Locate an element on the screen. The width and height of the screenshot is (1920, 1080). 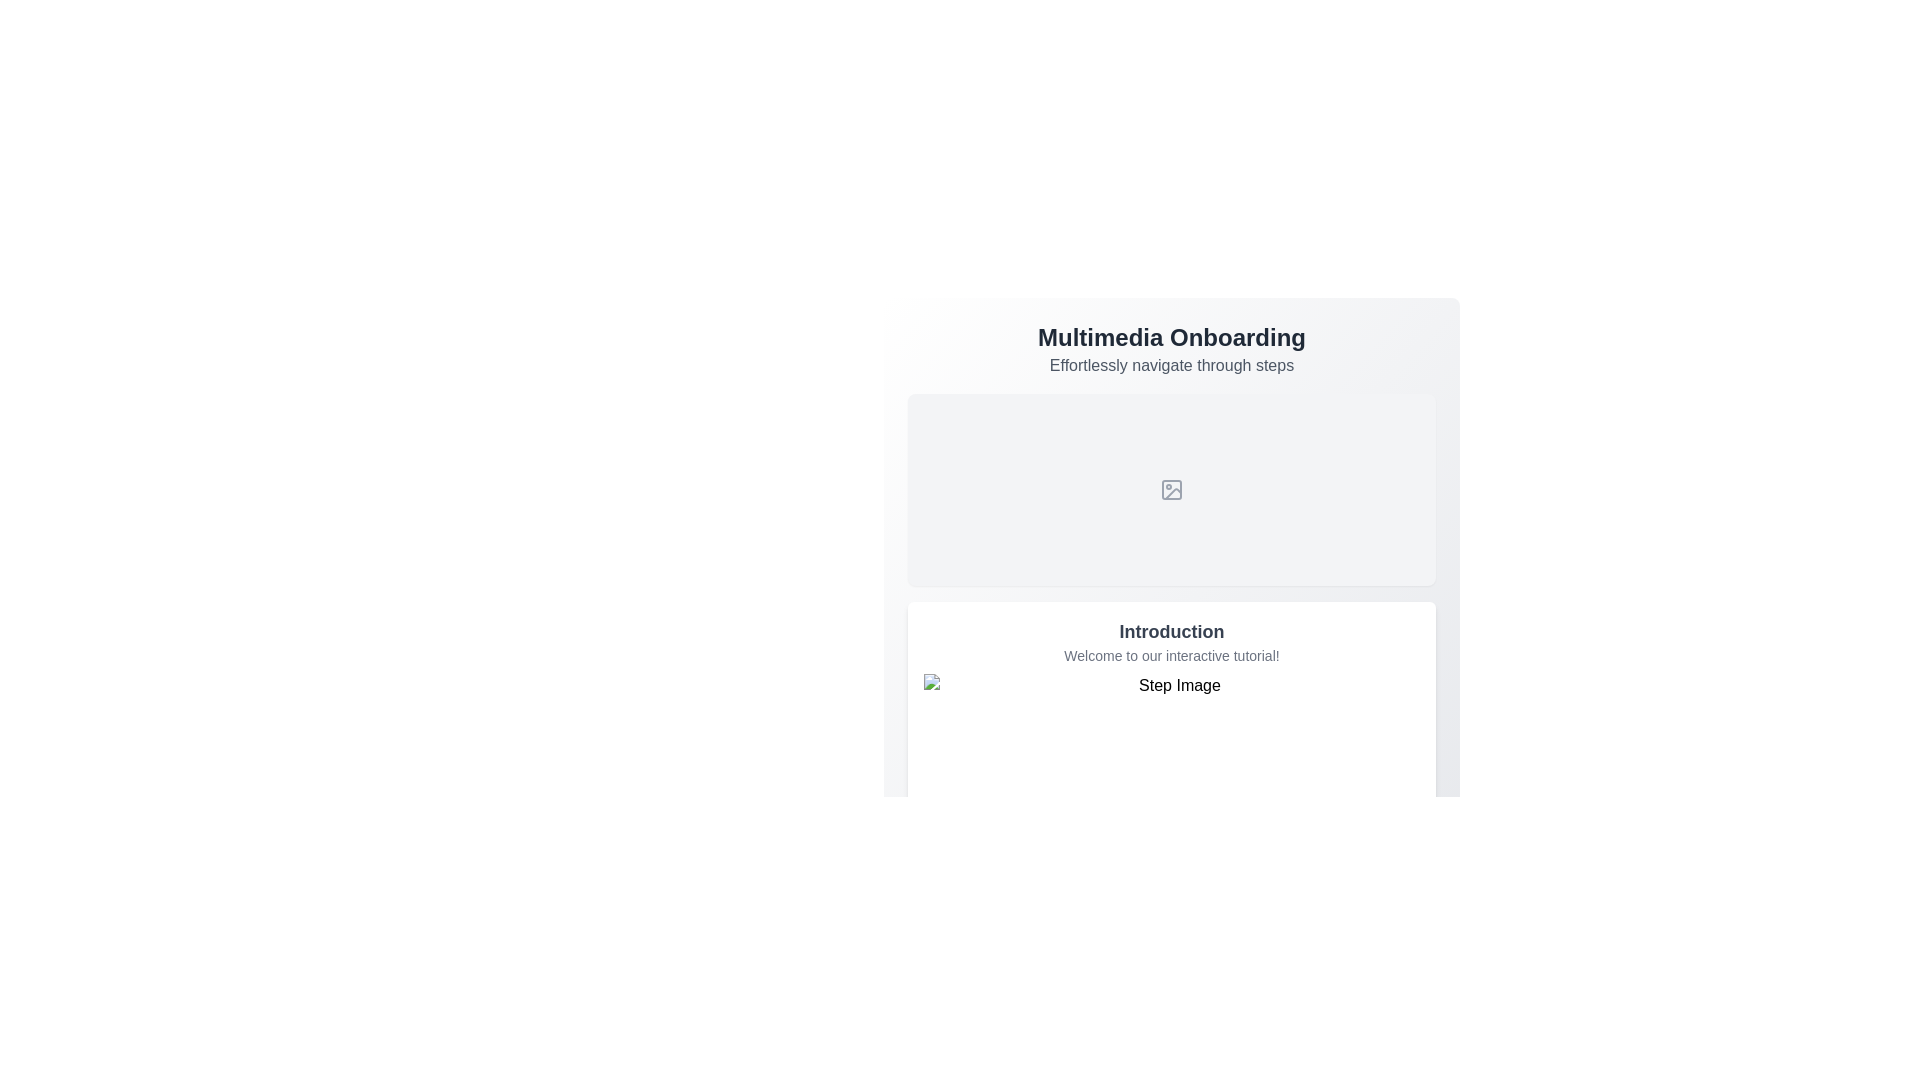
the SVG rectangle element that serves as a visual representation within the image placeholder icon of the 'Multimedia Onboarding' card is located at coordinates (1171, 489).